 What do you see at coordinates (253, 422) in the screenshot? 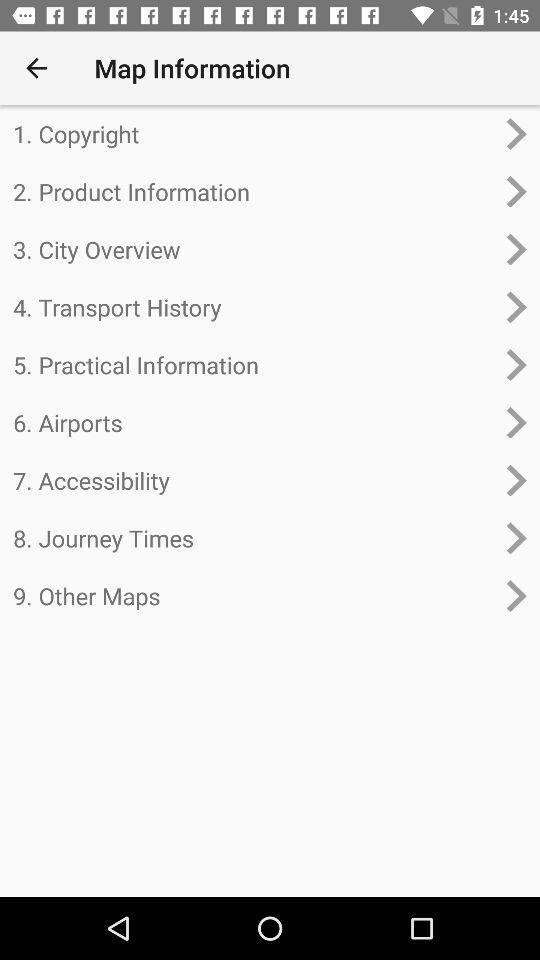
I see `the 6. airports item` at bounding box center [253, 422].